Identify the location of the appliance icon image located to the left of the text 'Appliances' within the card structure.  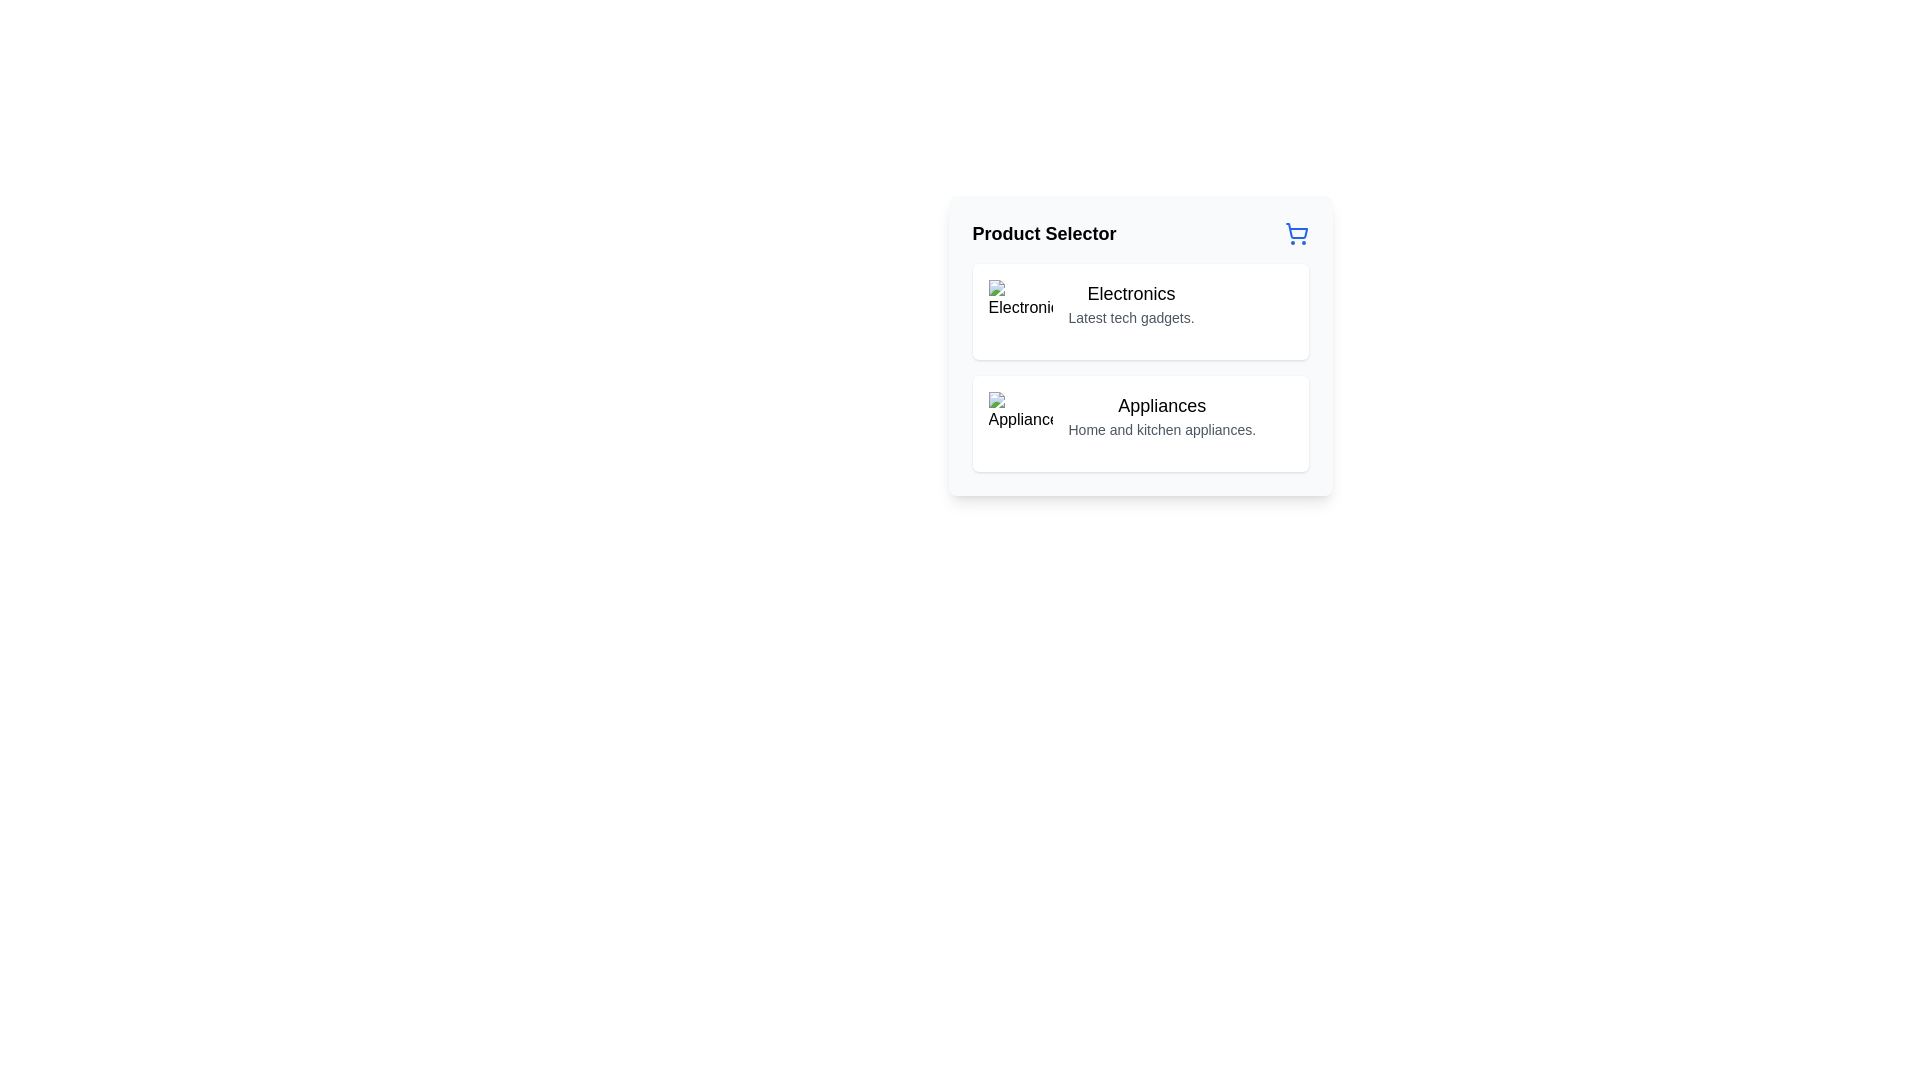
(1020, 423).